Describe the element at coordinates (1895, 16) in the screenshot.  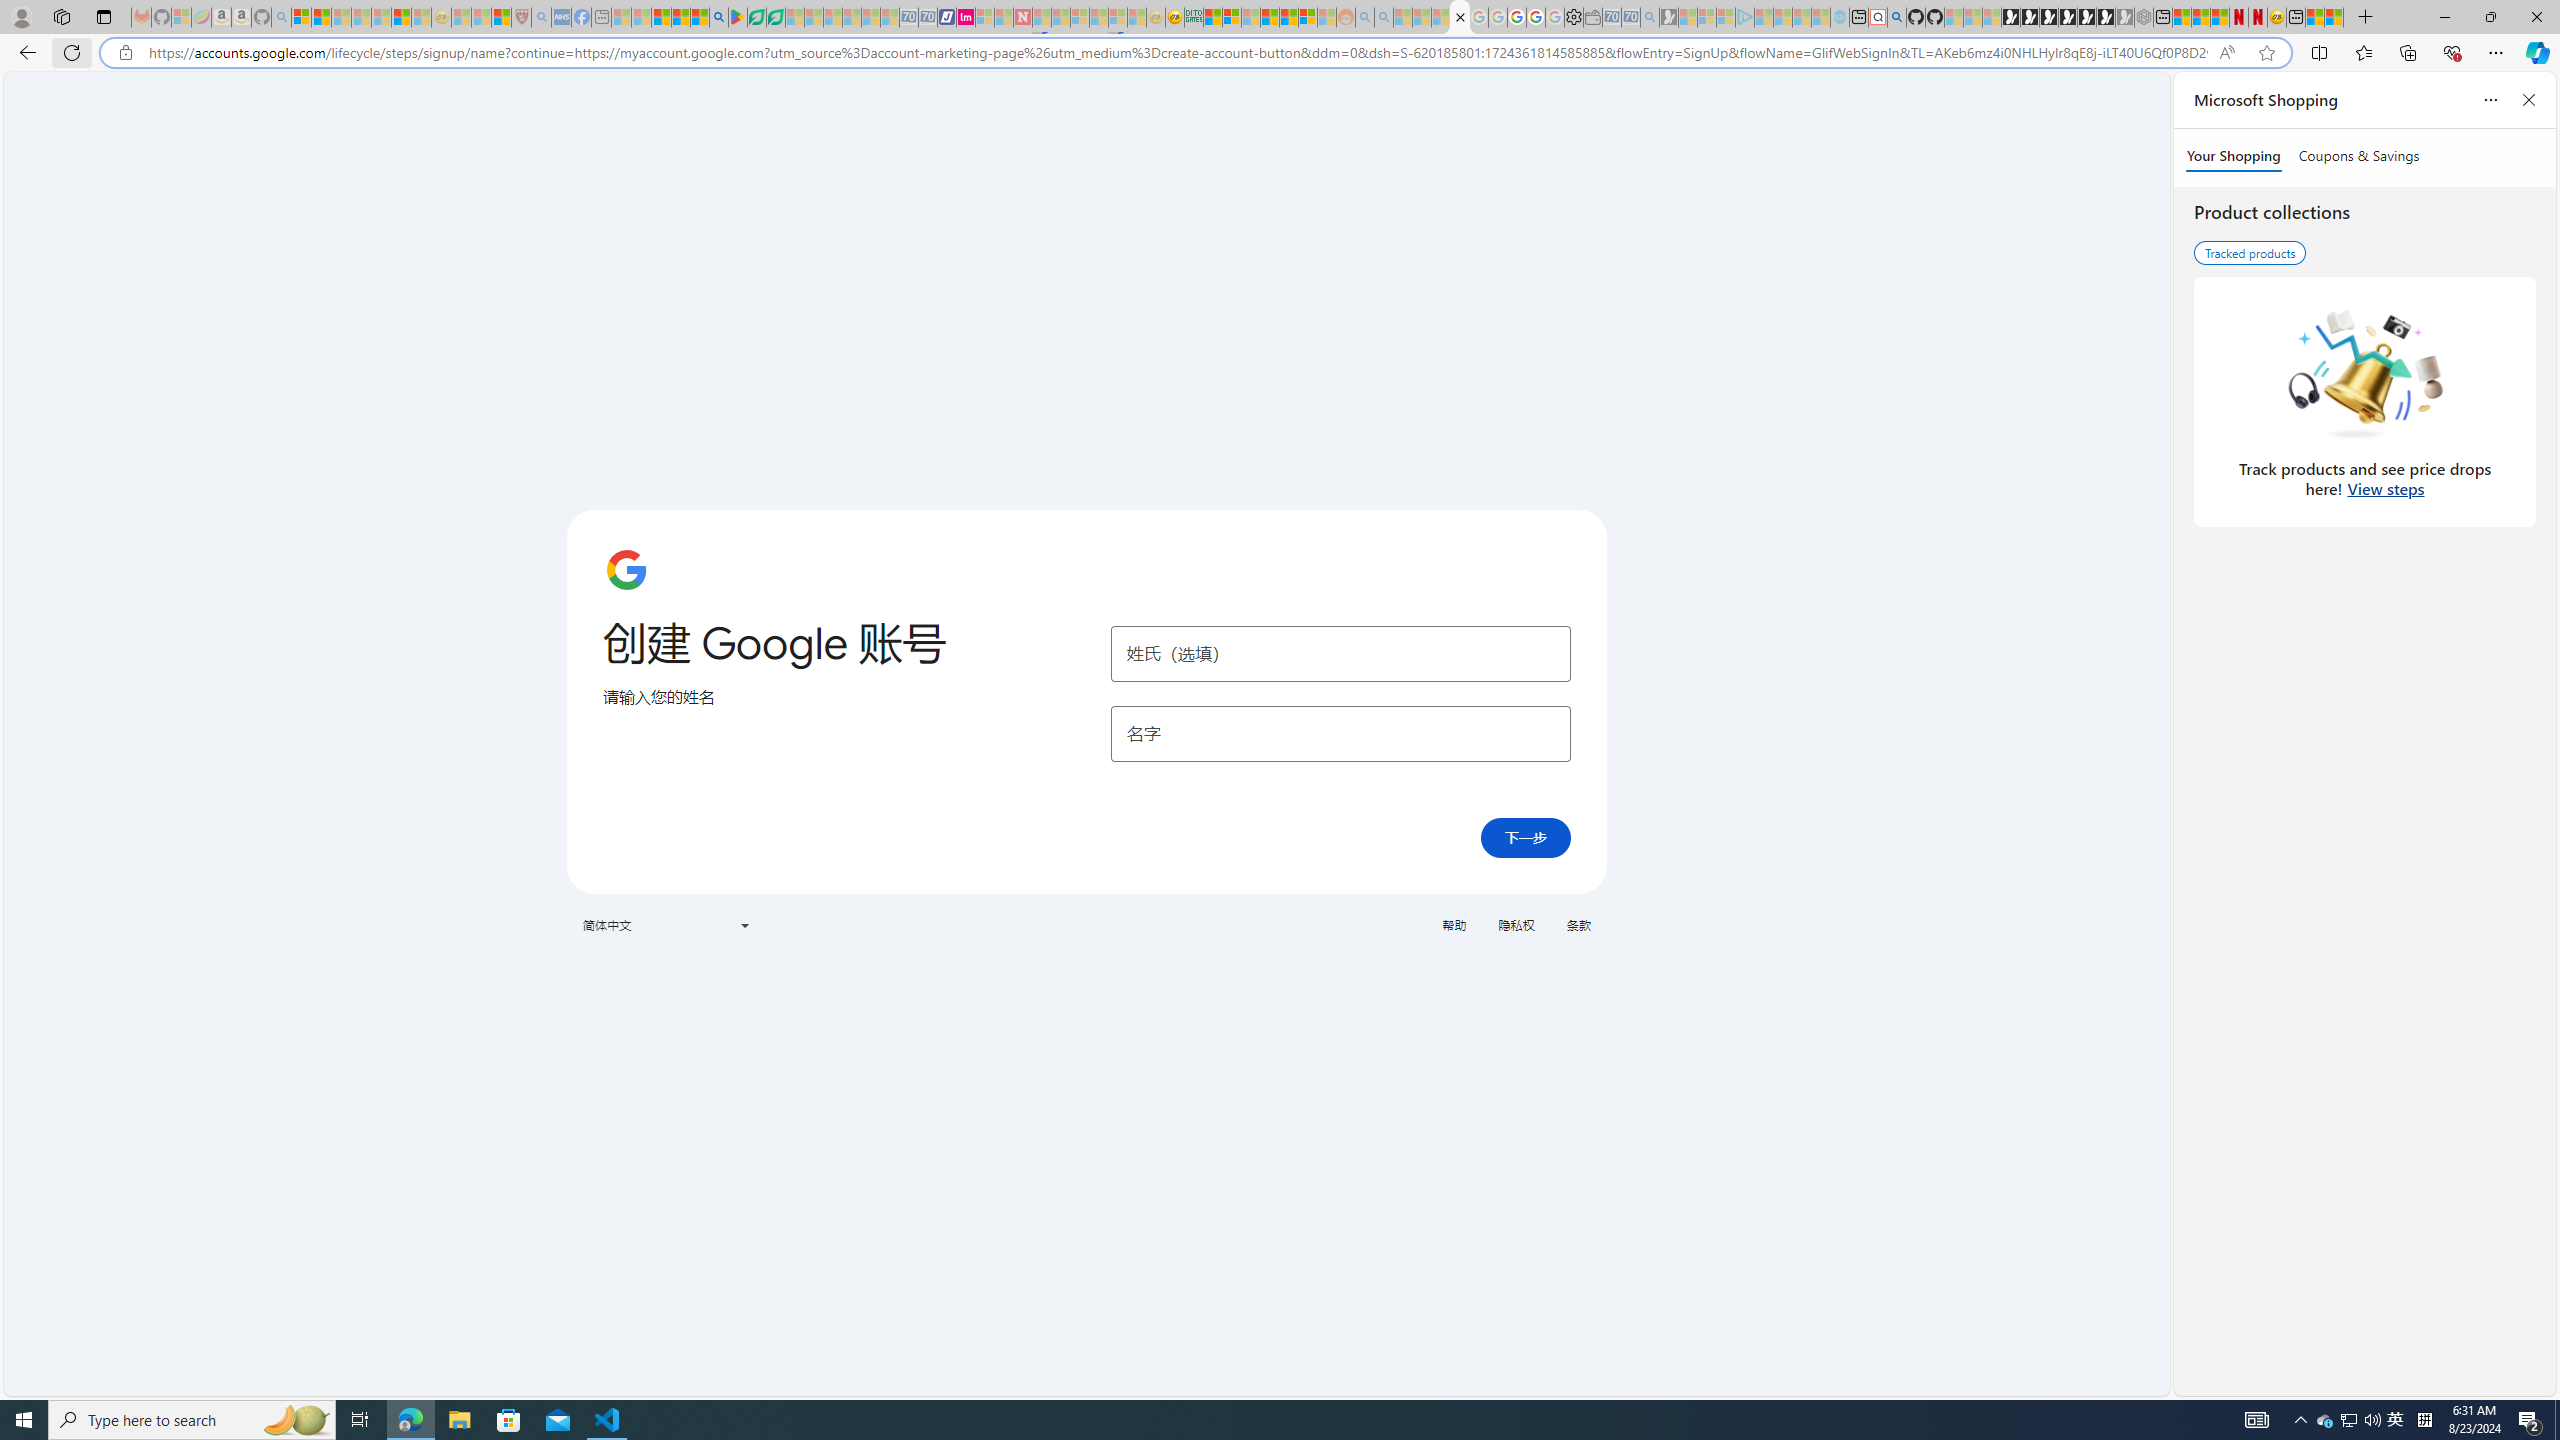
I see `'github - Search'` at that location.